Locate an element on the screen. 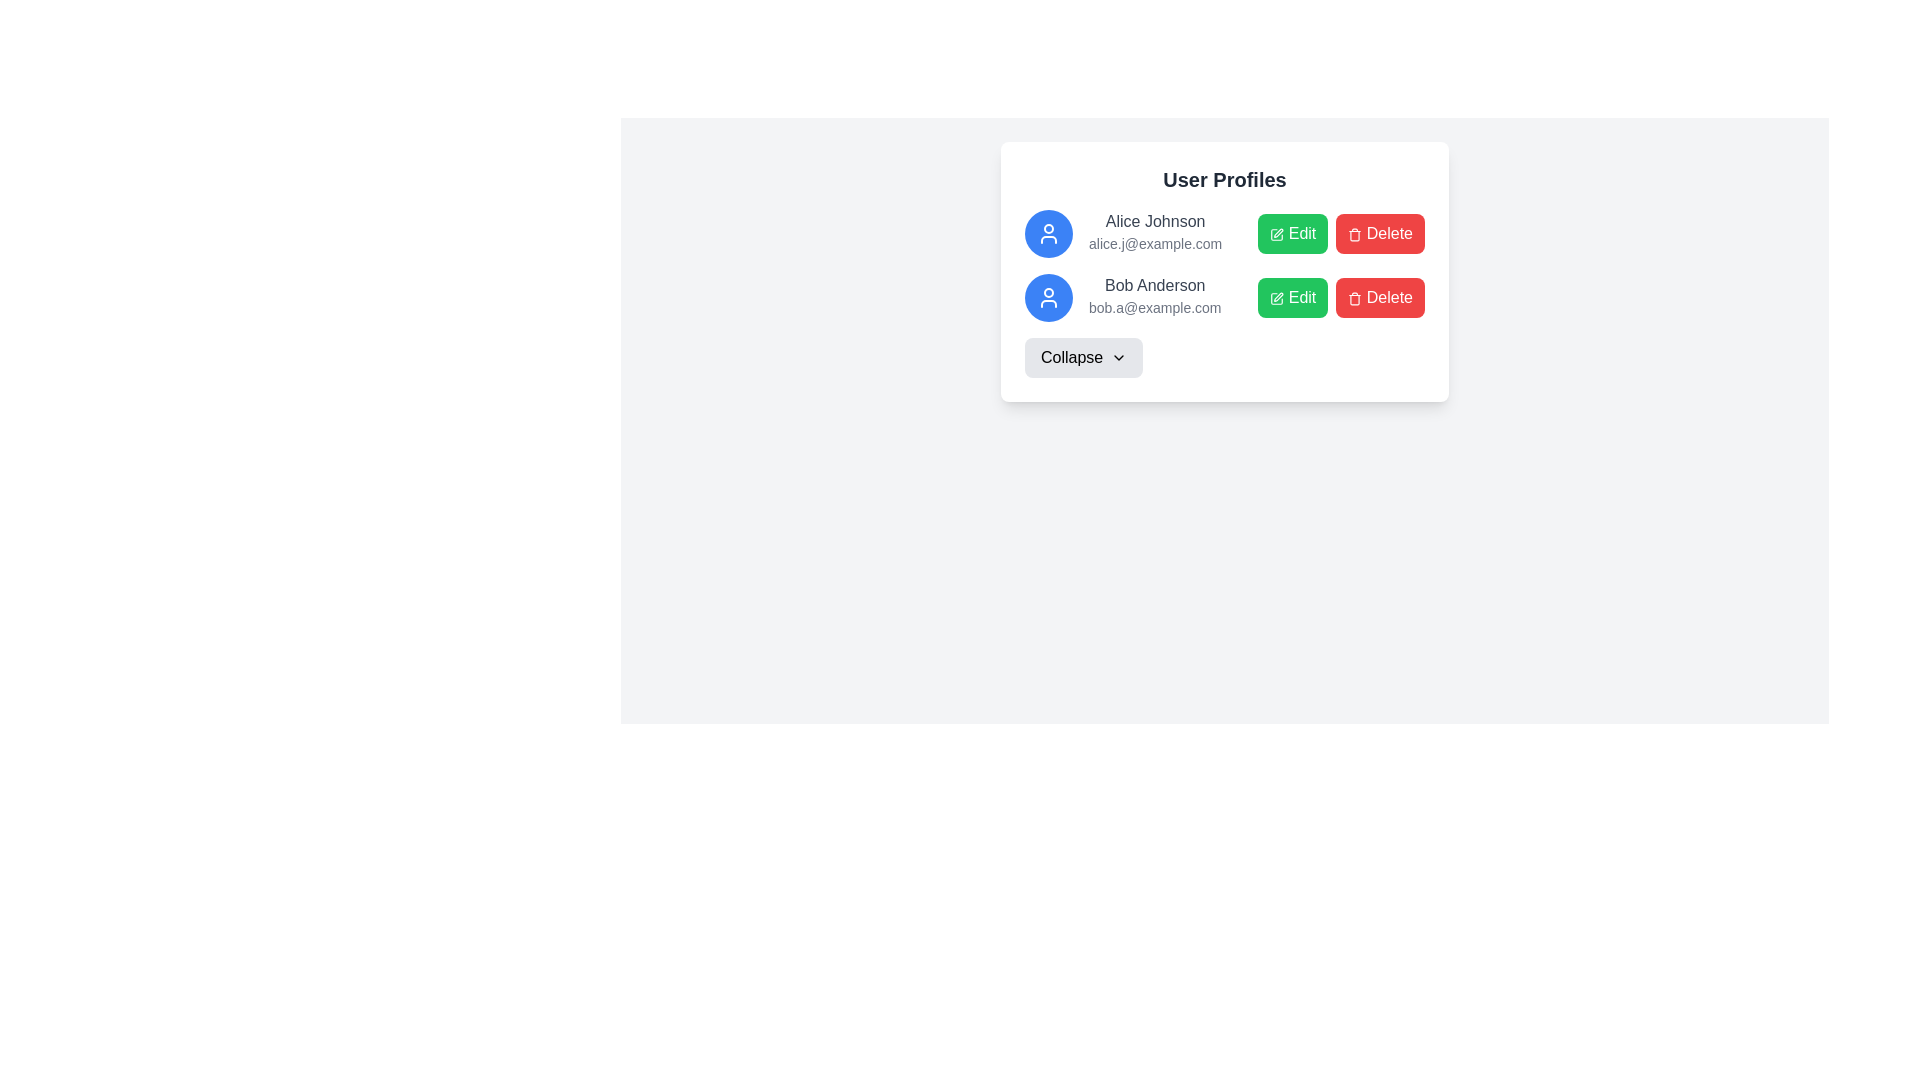 This screenshot has width=1920, height=1080. the user profile icon representing 'Alice Johnson' located in the blue circular area to the left of the text 'Alice Johnson' and 'alice.j@example.com' is located at coordinates (1048, 233).